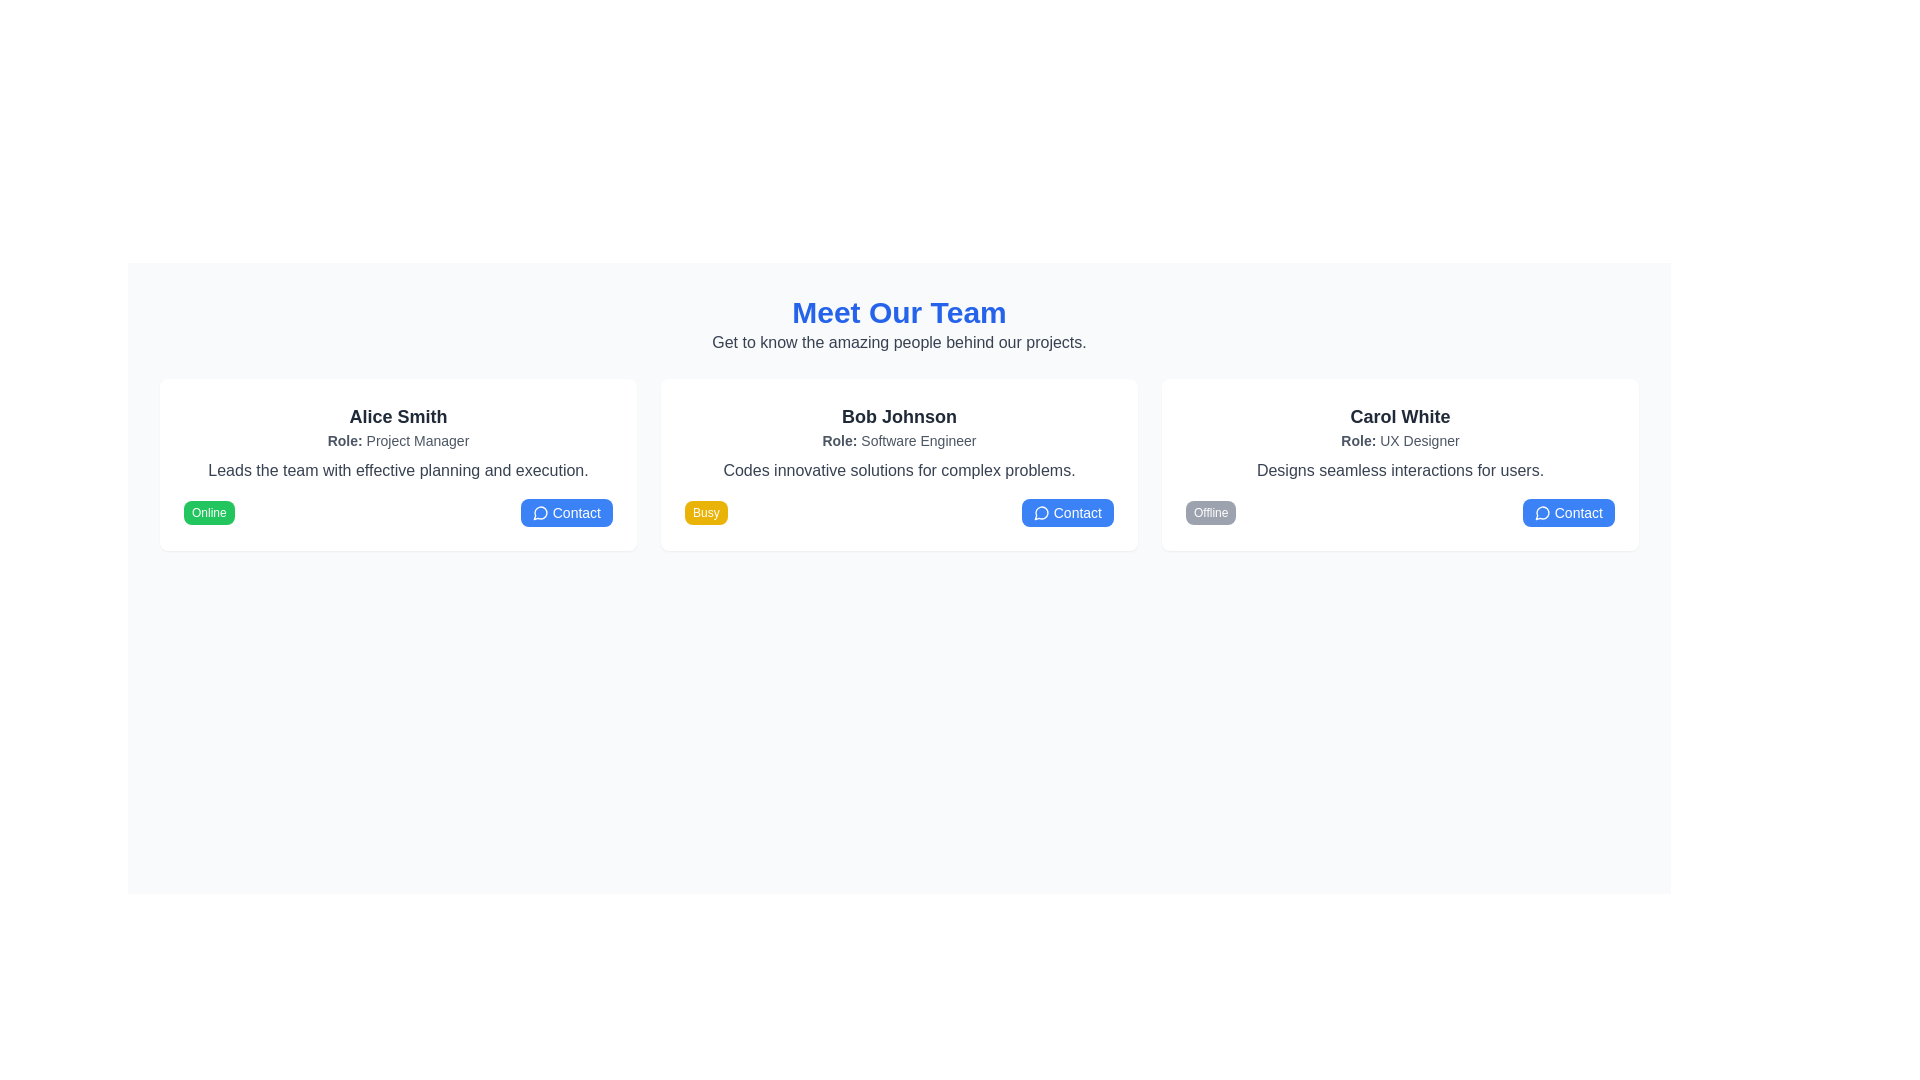 The width and height of the screenshot is (1920, 1080). What do you see at coordinates (1399, 439) in the screenshot?
I see `text label that displays 'Role: UX Designer', which is located below the name 'Carol White' in the card layout` at bounding box center [1399, 439].